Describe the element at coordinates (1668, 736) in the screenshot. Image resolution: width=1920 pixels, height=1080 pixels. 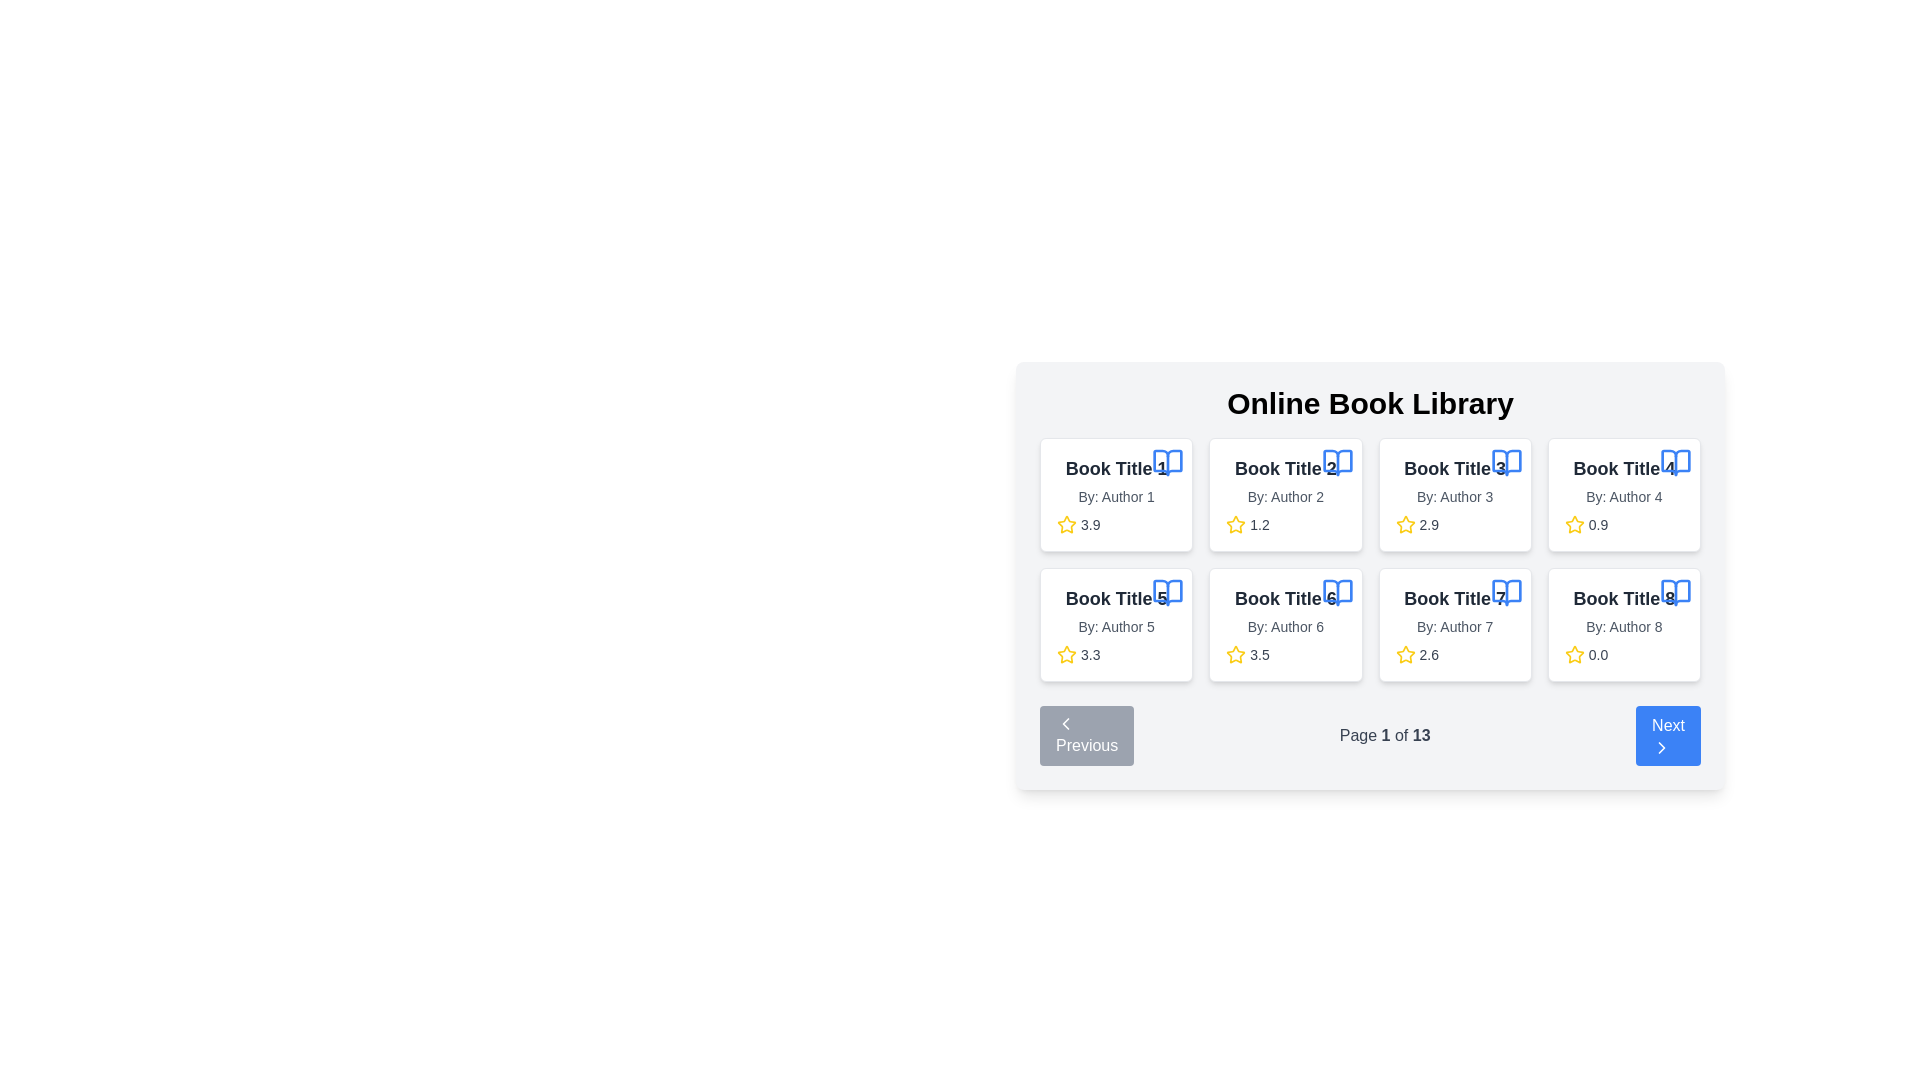
I see `the rightmost pagination button located next to the text 'Page 1 of 13'` at that location.